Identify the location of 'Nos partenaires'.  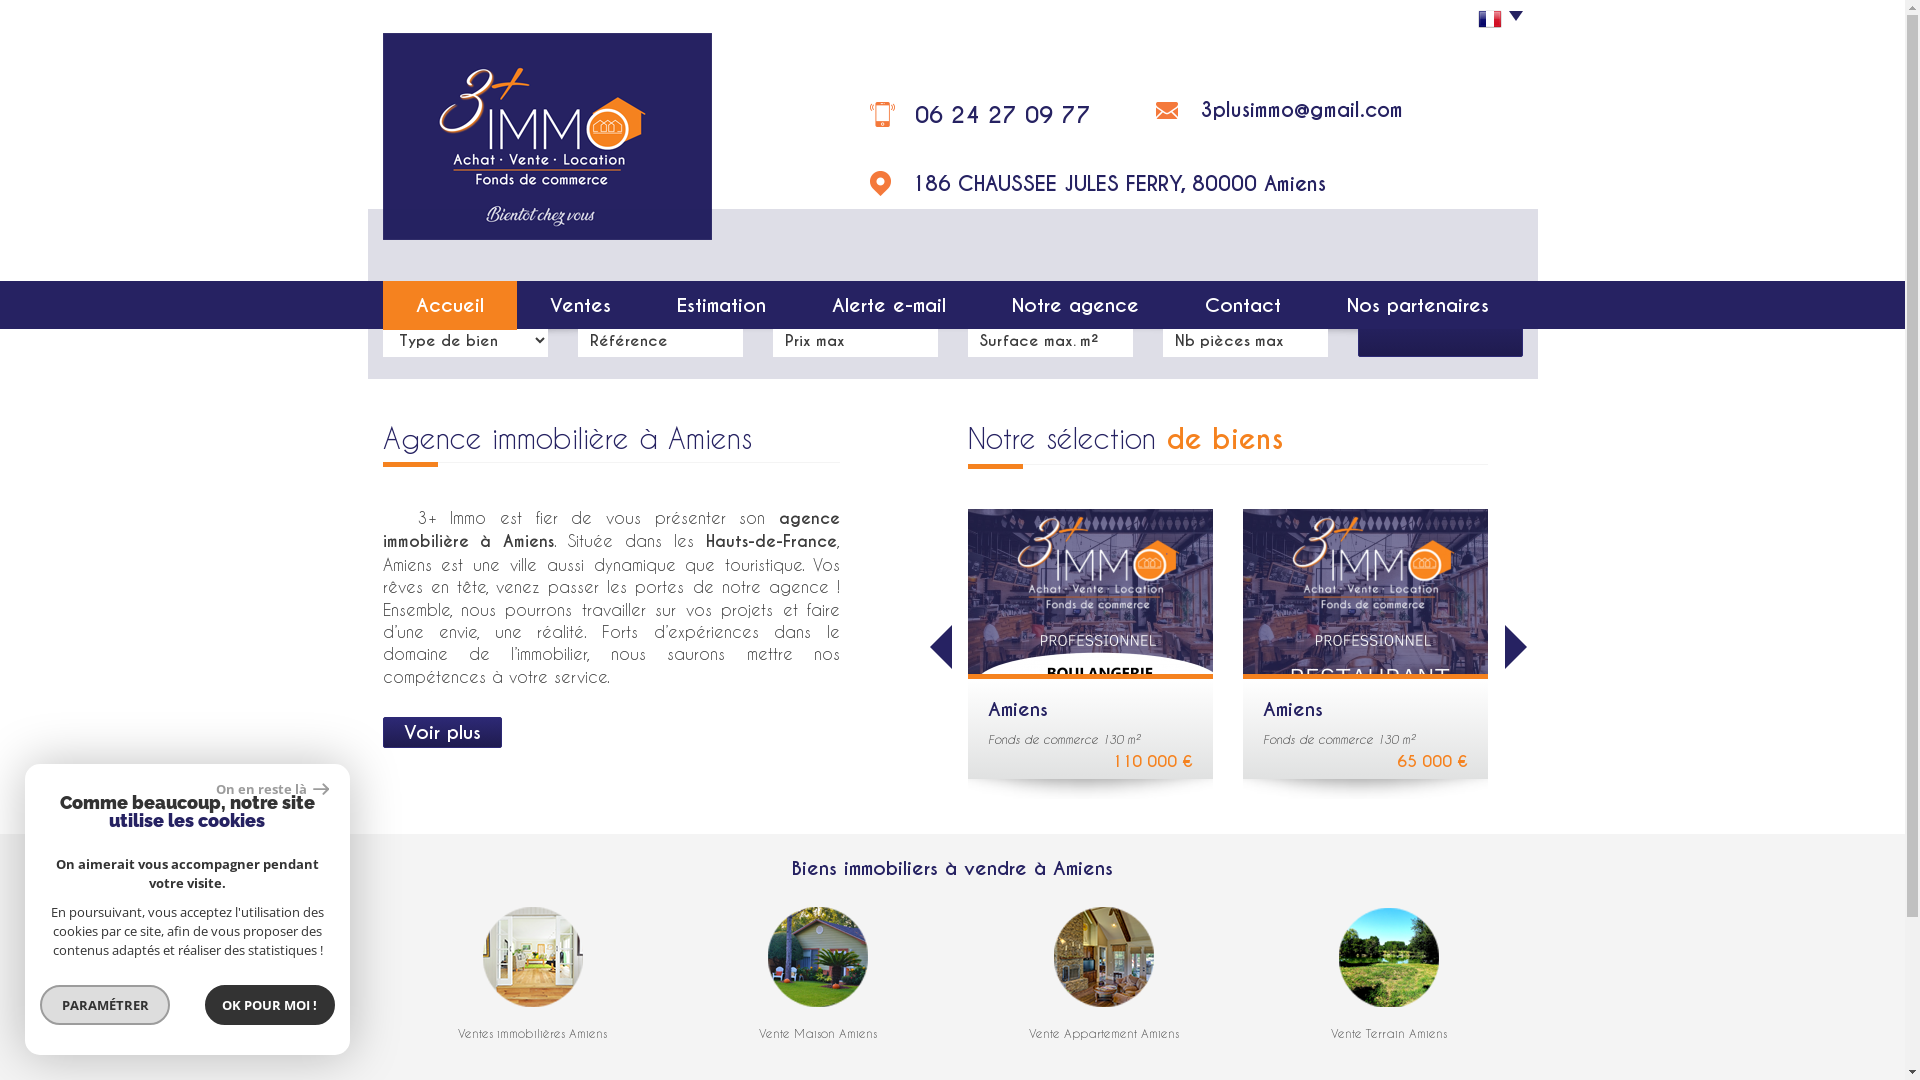
(1416, 305).